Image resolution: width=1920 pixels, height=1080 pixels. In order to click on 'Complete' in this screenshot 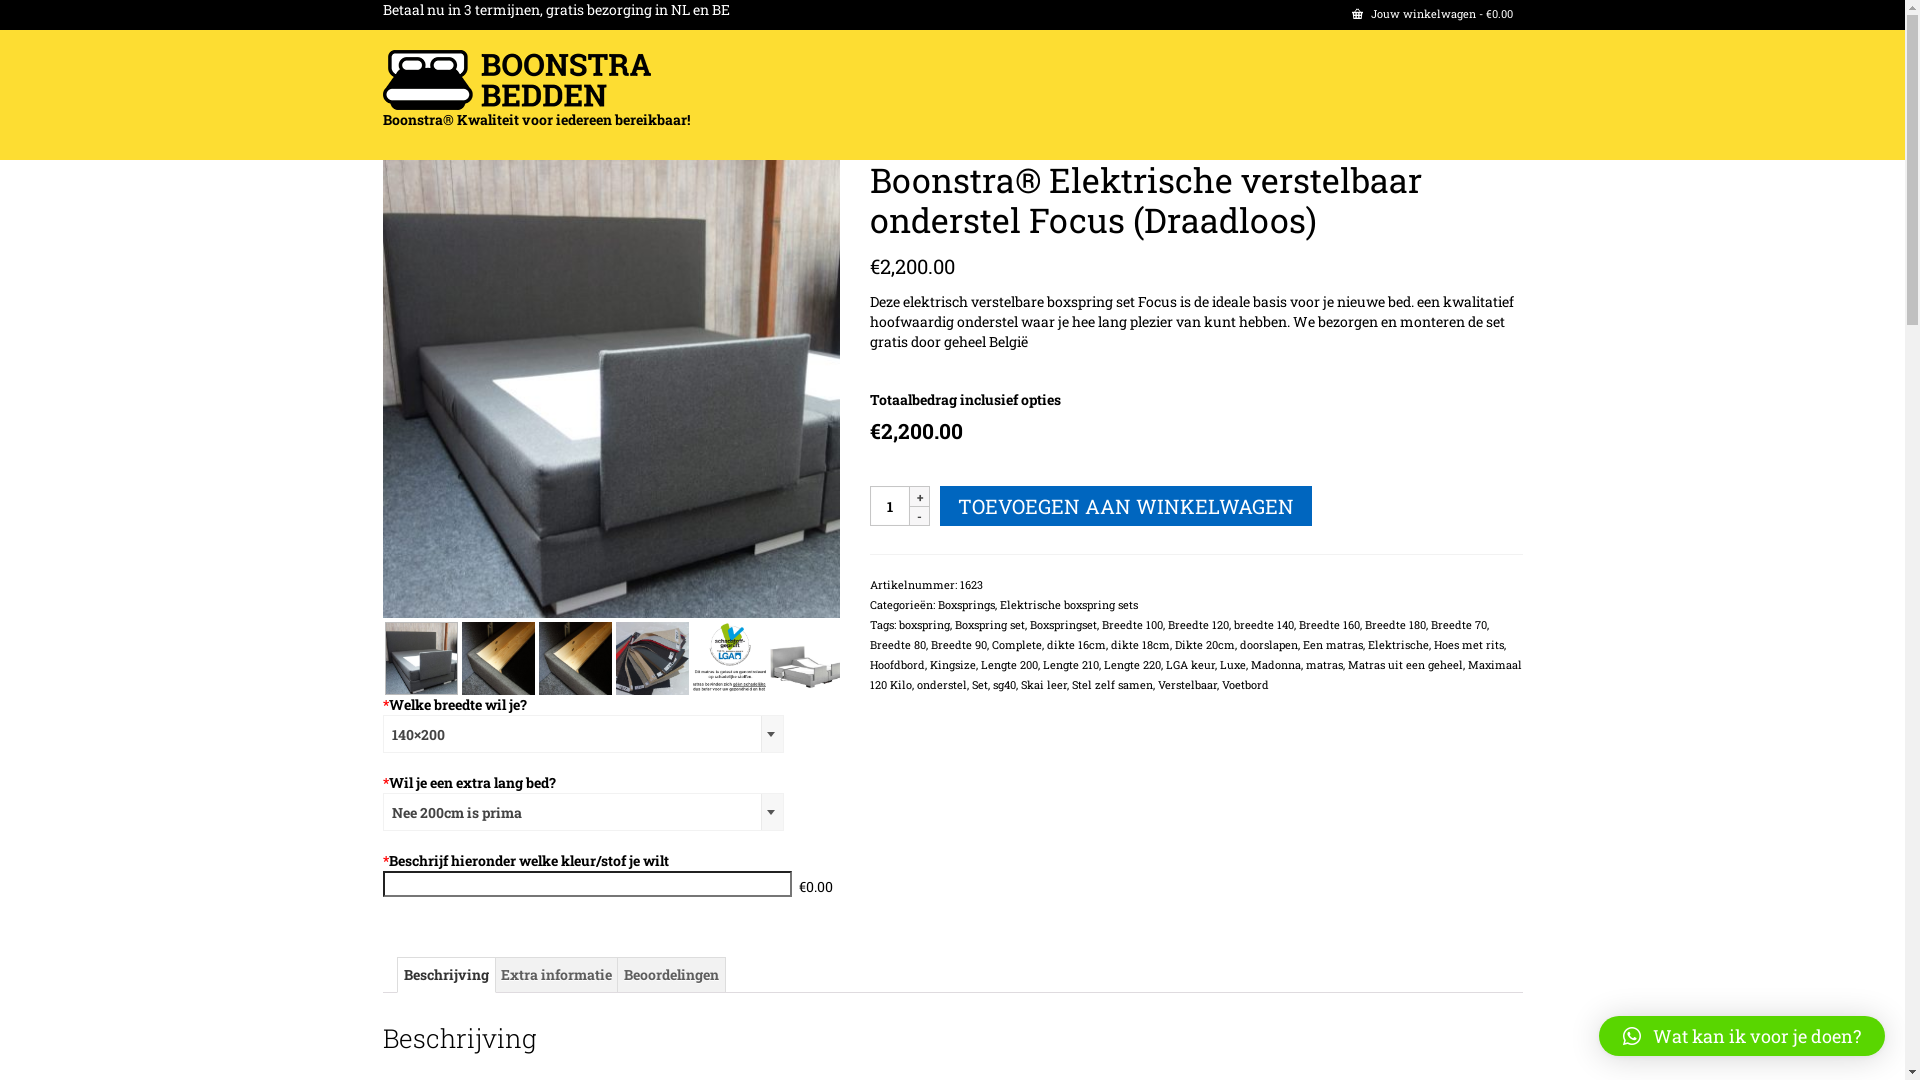, I will do `click(1017, 644)`.